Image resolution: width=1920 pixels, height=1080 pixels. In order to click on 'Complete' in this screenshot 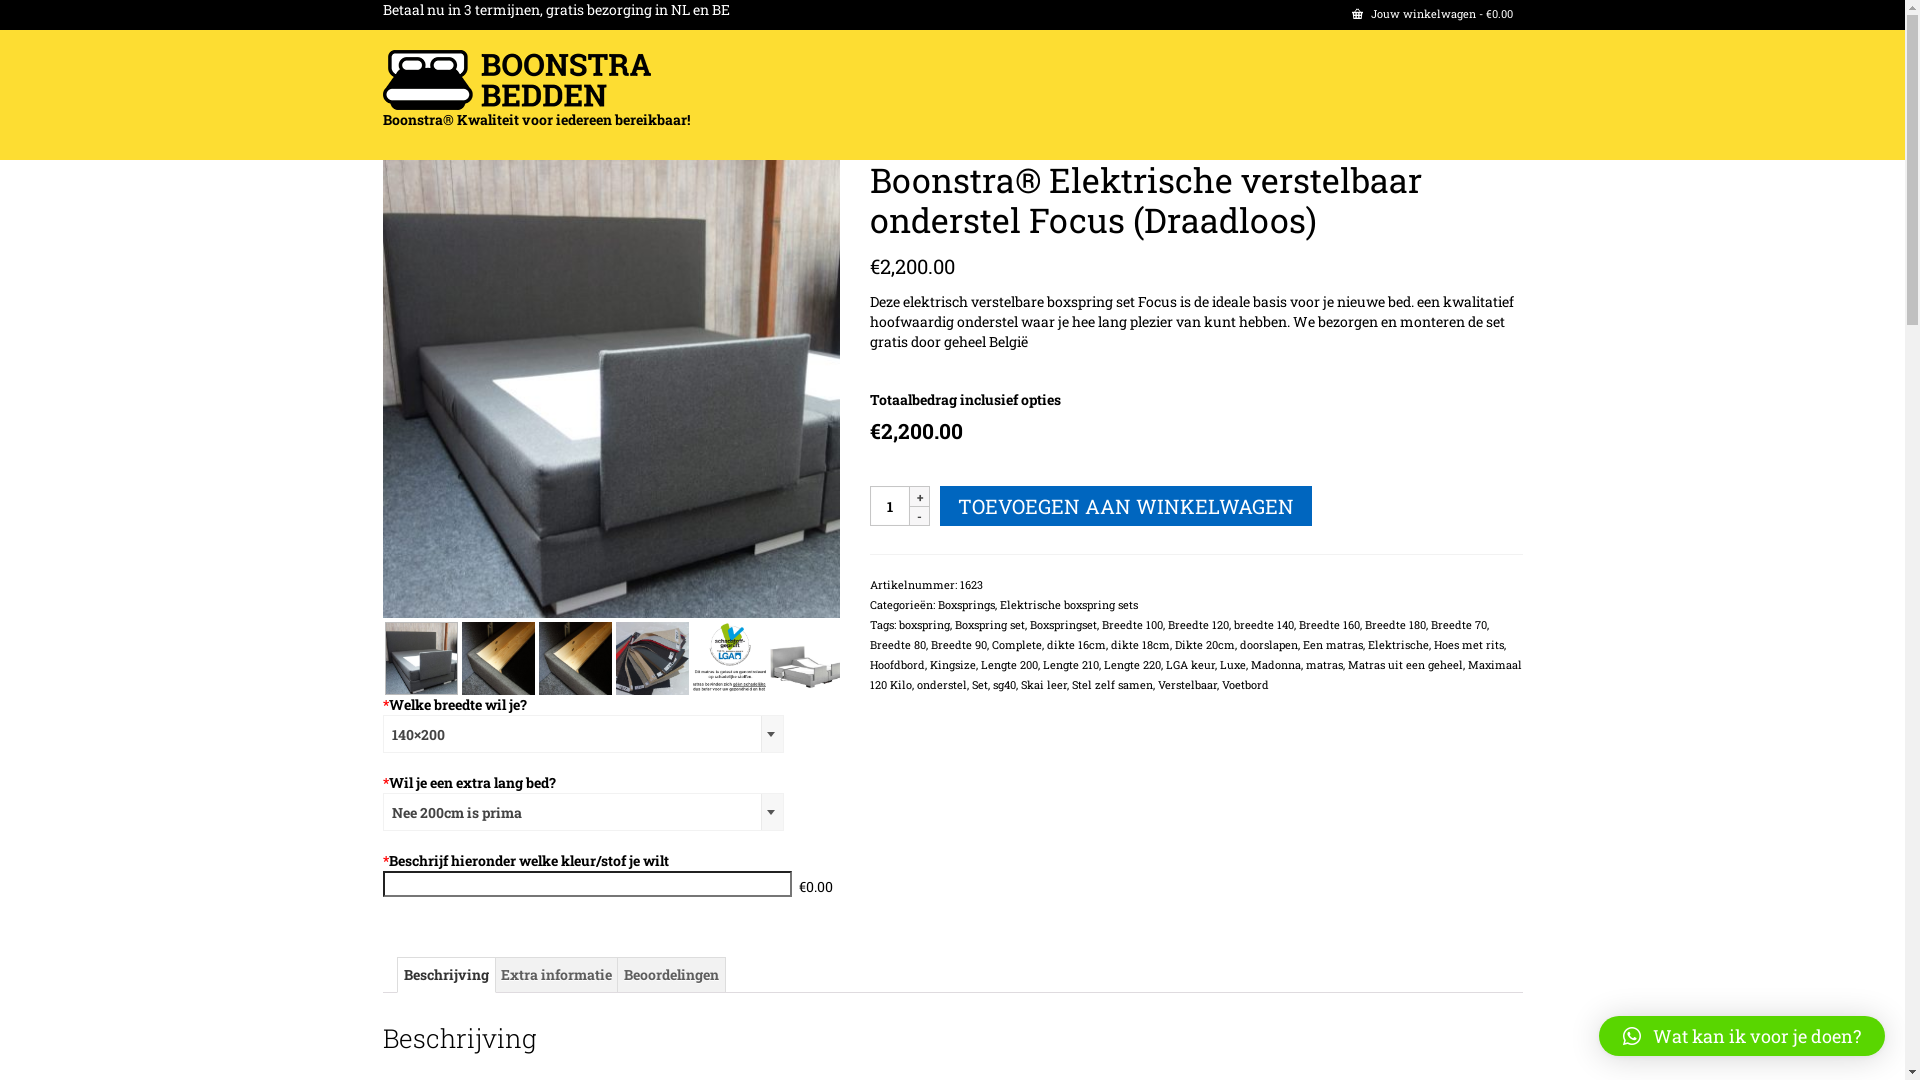, I will do `click(1017, 644)`.